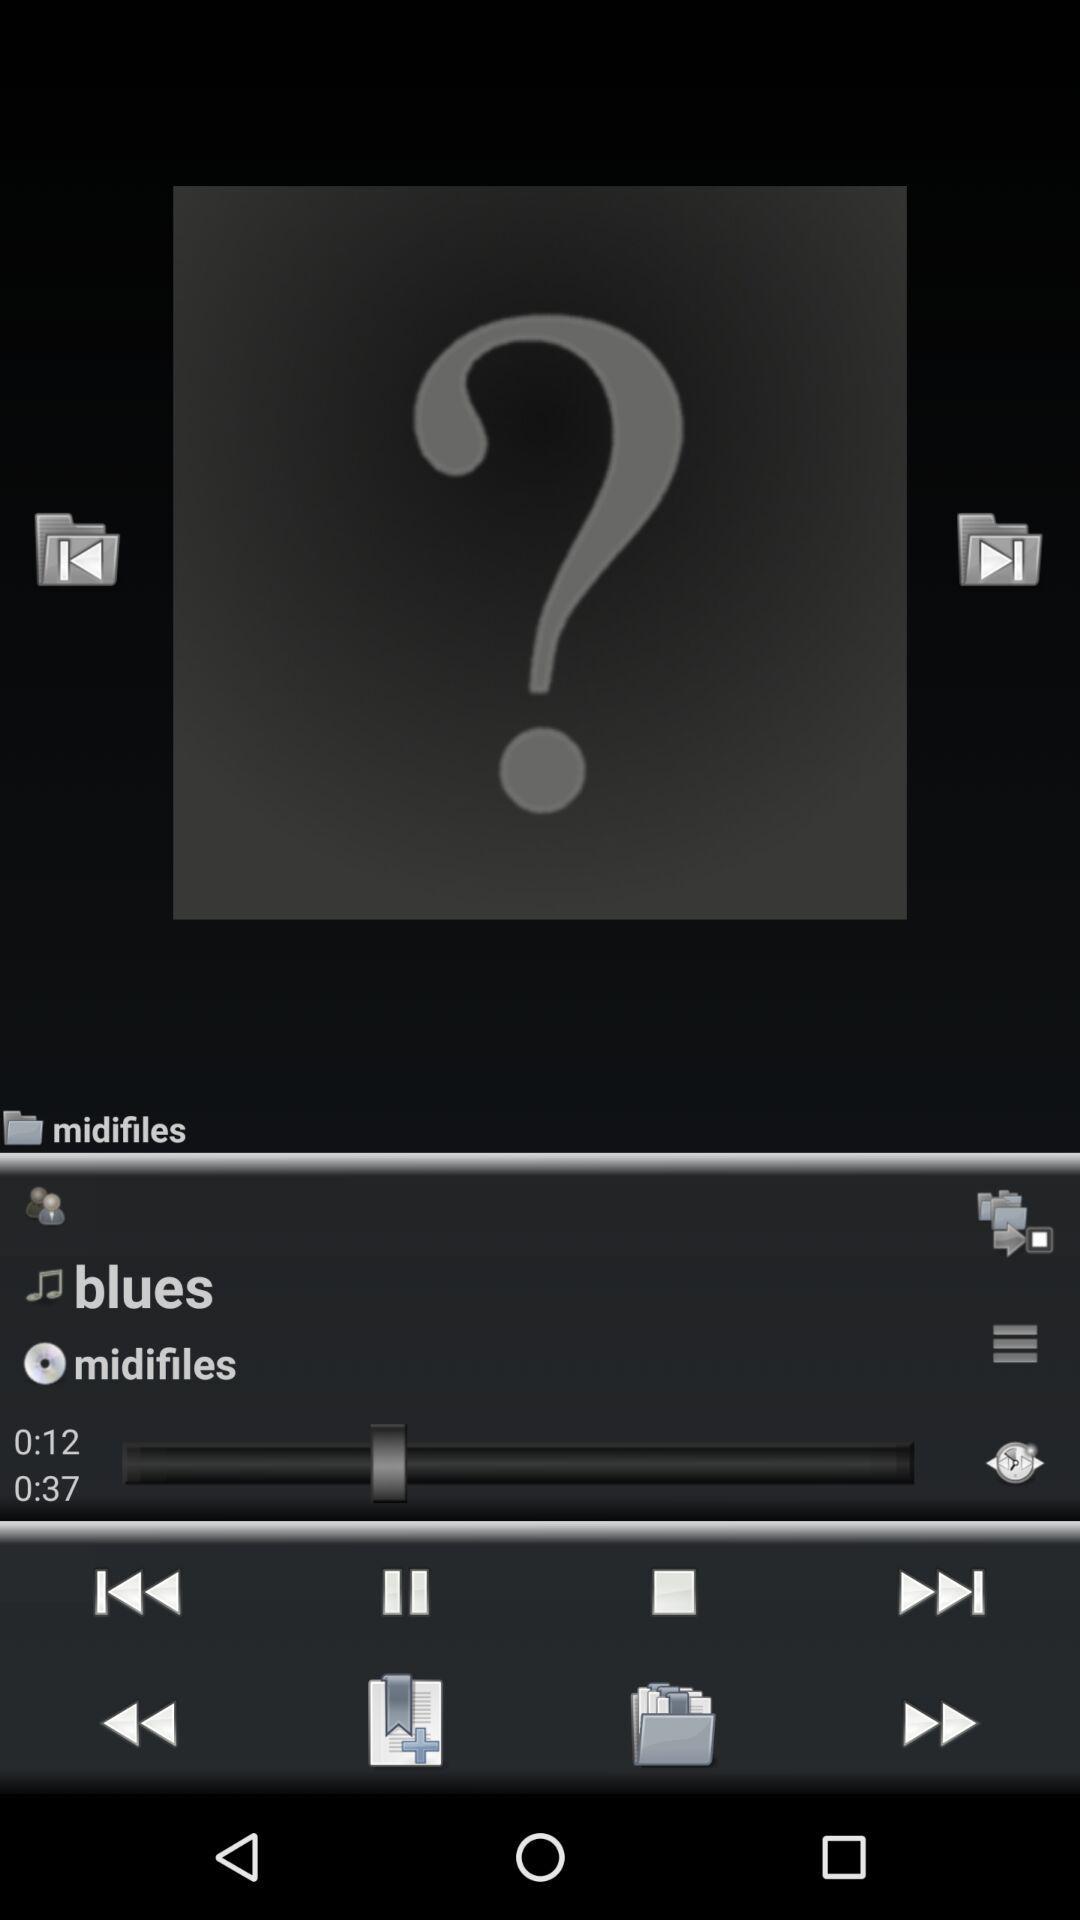  What do you see at coordinates (940, 1843) in the screenshot?
I see `the av_forward icon` at bounding box center [940, 1843].